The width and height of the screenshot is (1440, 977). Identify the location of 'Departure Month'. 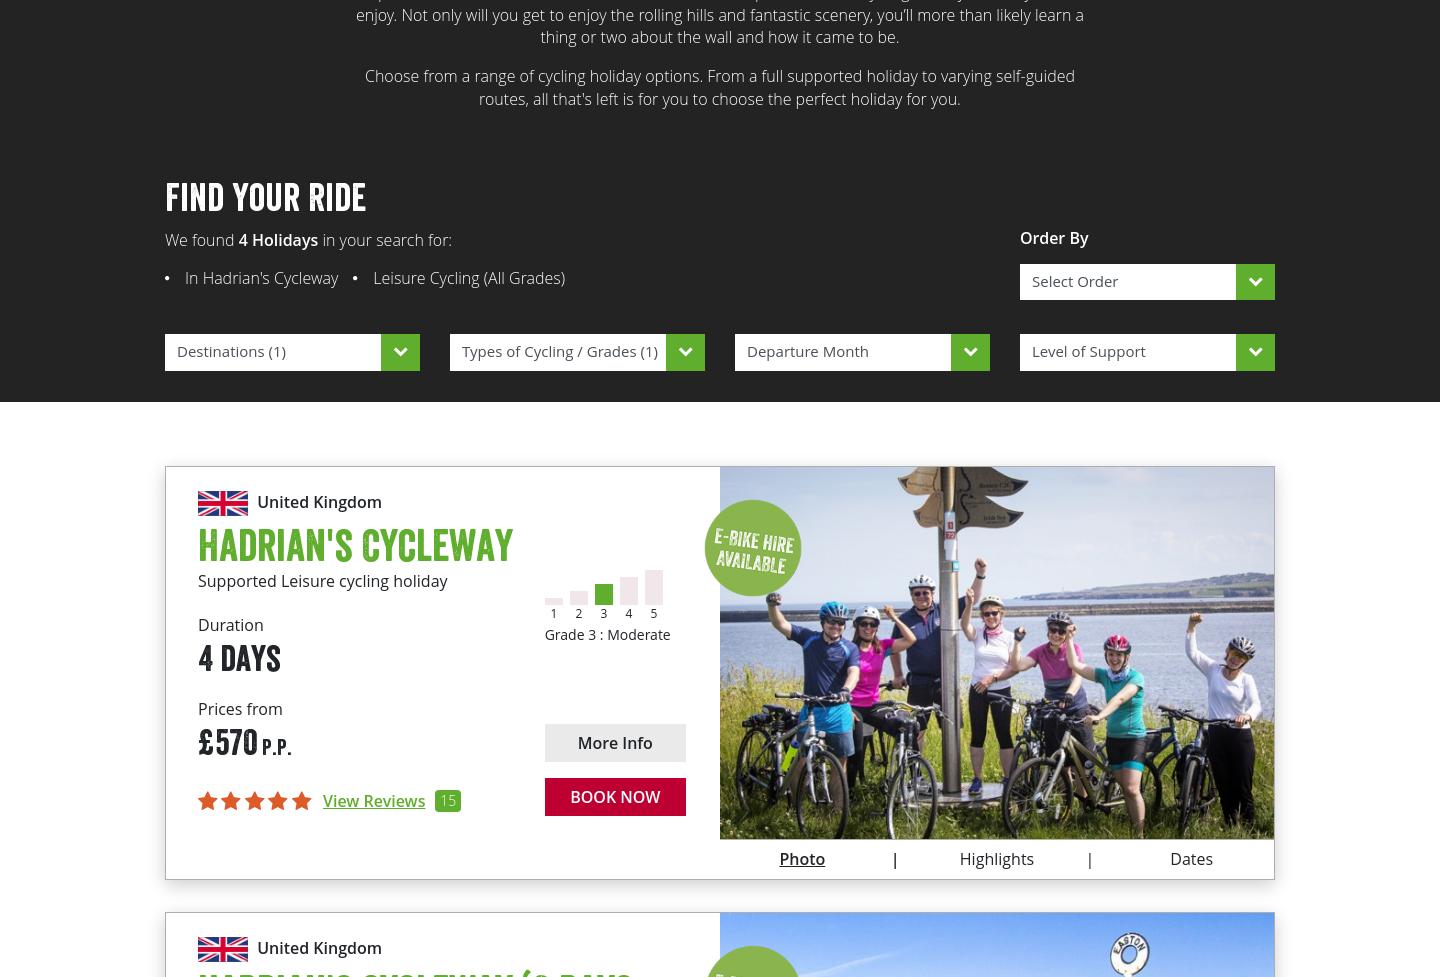
(807, 351).